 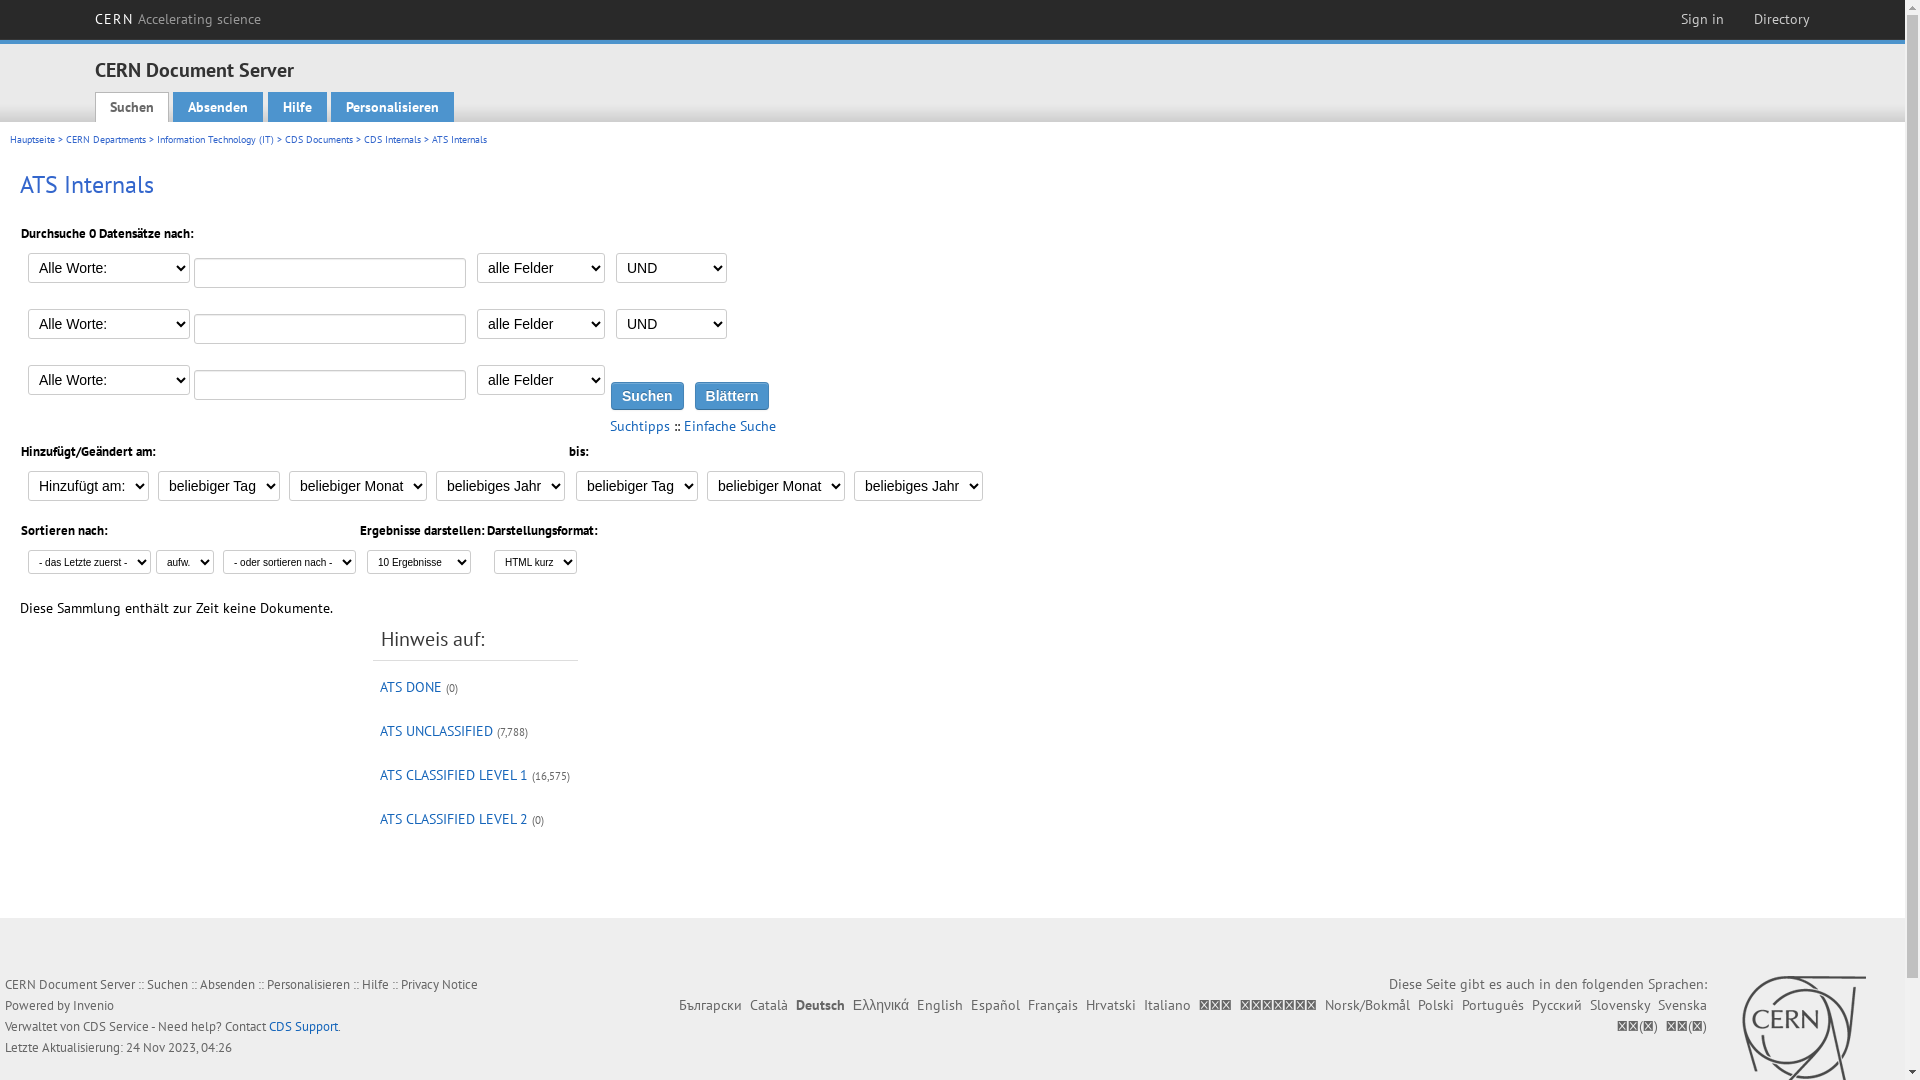 What do you see at coordinates (1701, 19) in the screenshot?
I see `'Sign in'` at bounding box center [1701, 19].